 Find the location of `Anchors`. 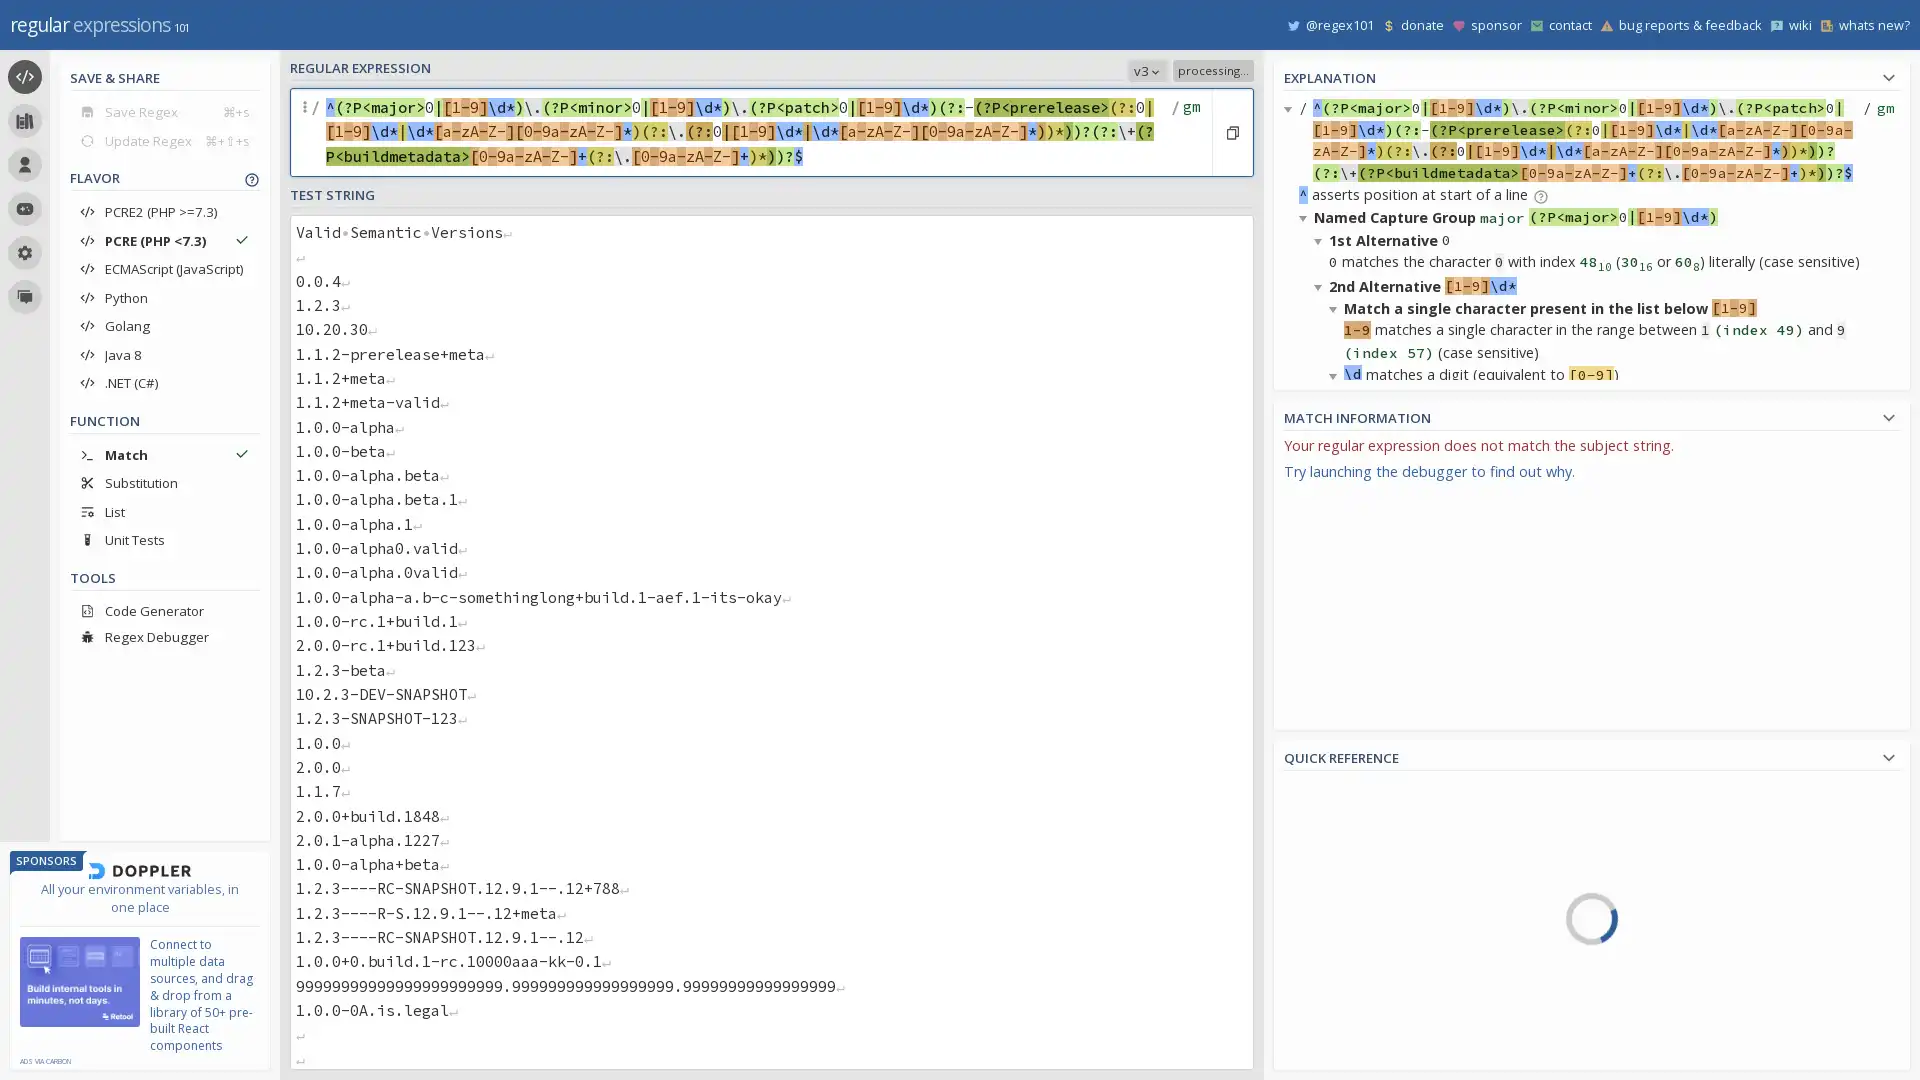

Anchors is located at coordinates (1377, 915).